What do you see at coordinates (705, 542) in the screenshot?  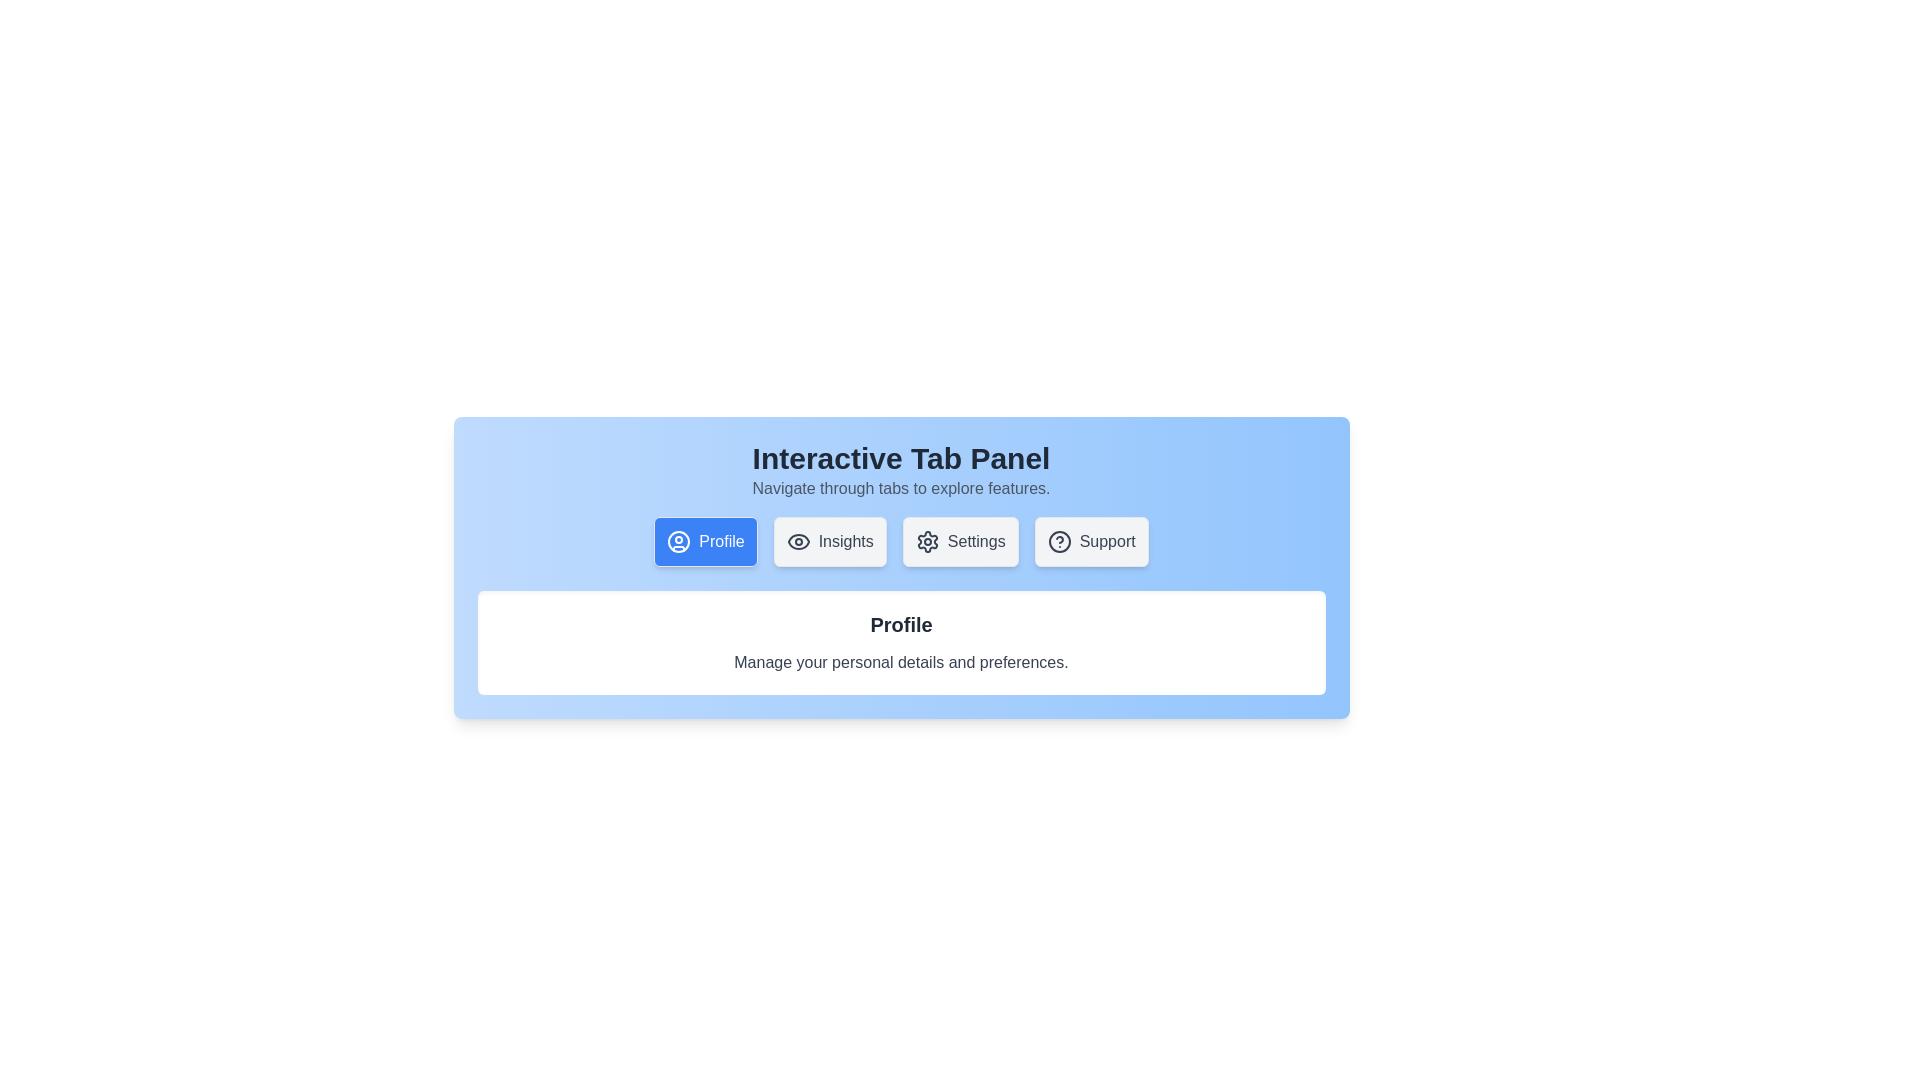 I see `the tab labeled Profile to observe its hover effect` at bounding box center [705, 542].